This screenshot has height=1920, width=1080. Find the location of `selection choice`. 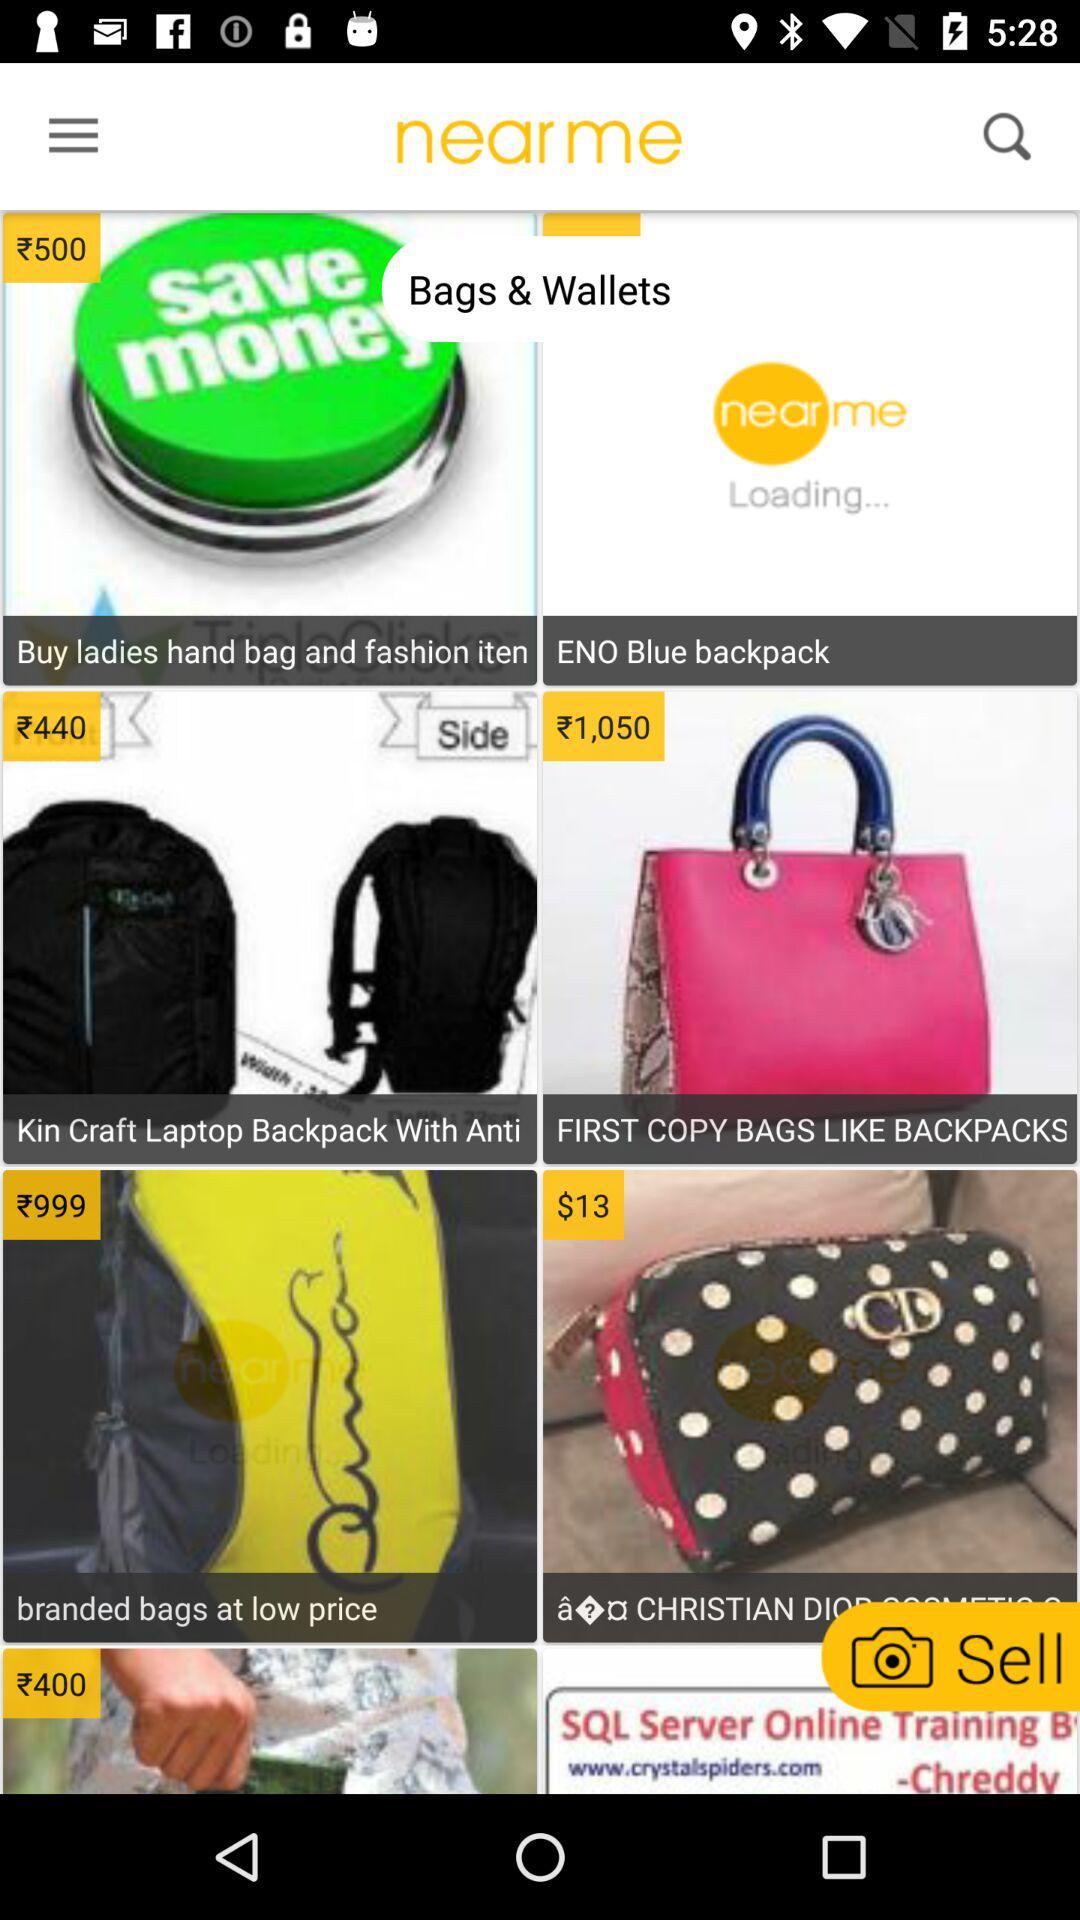

selection choice is located at coordinates (270, 361).